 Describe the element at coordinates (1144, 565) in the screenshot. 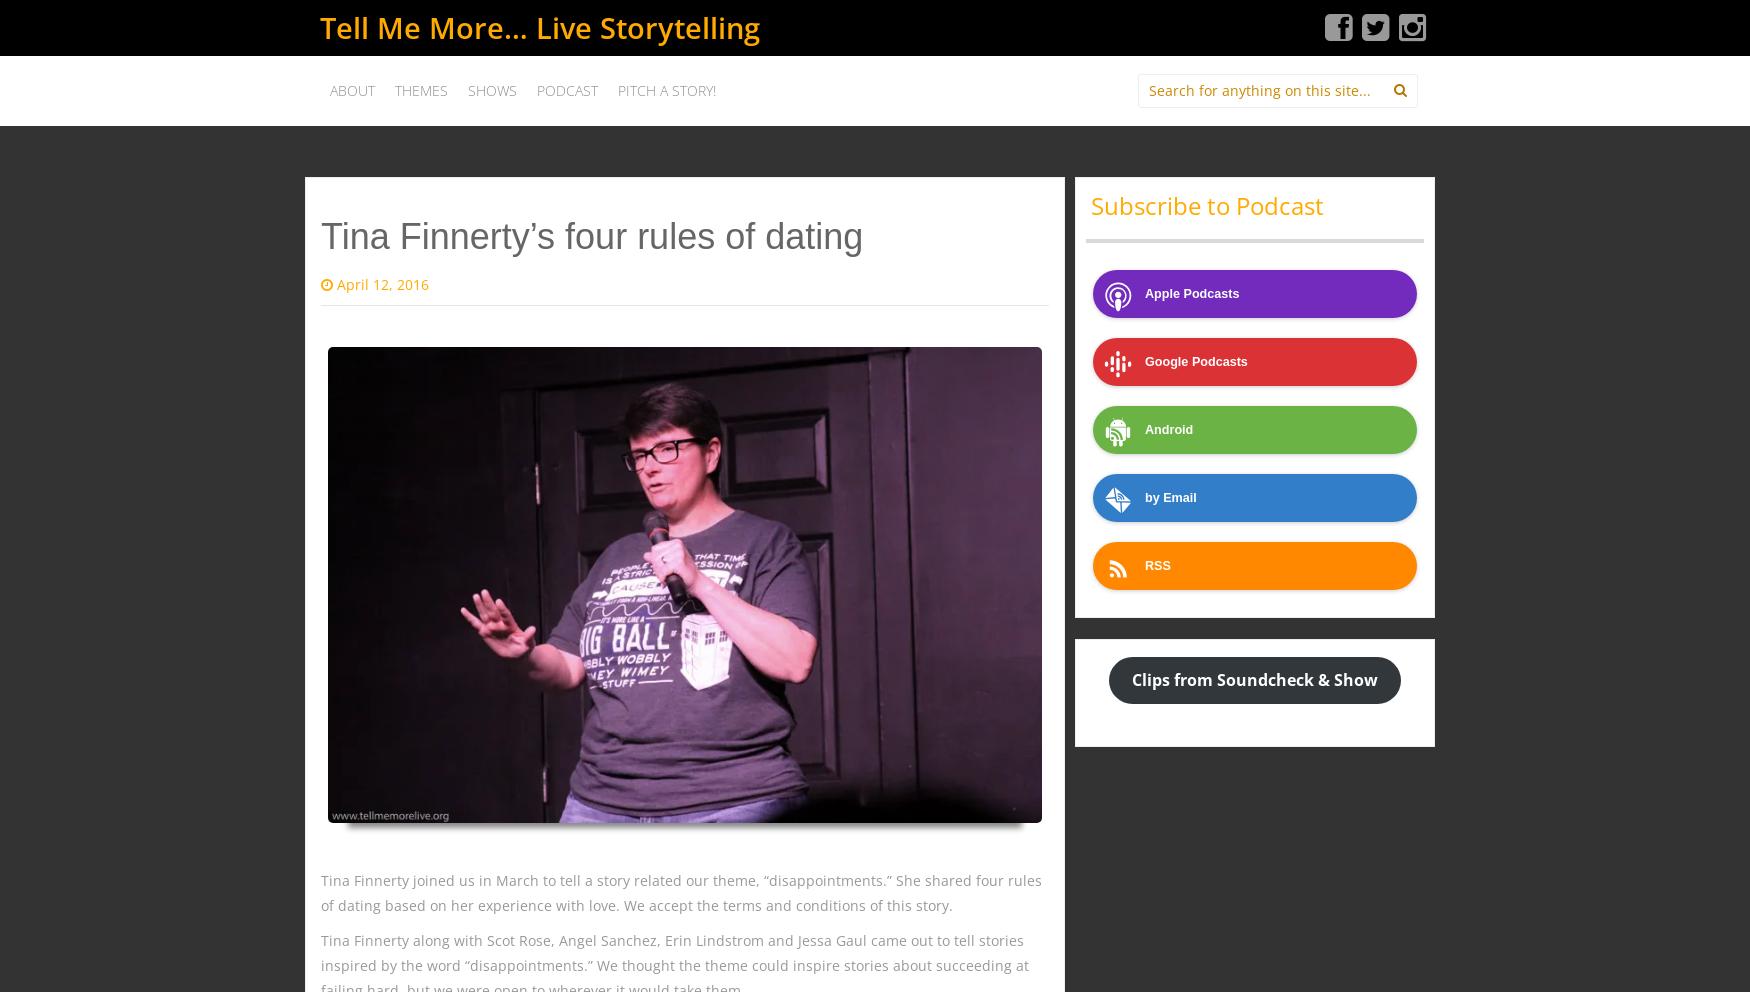

I see `'RSS'` at that location.